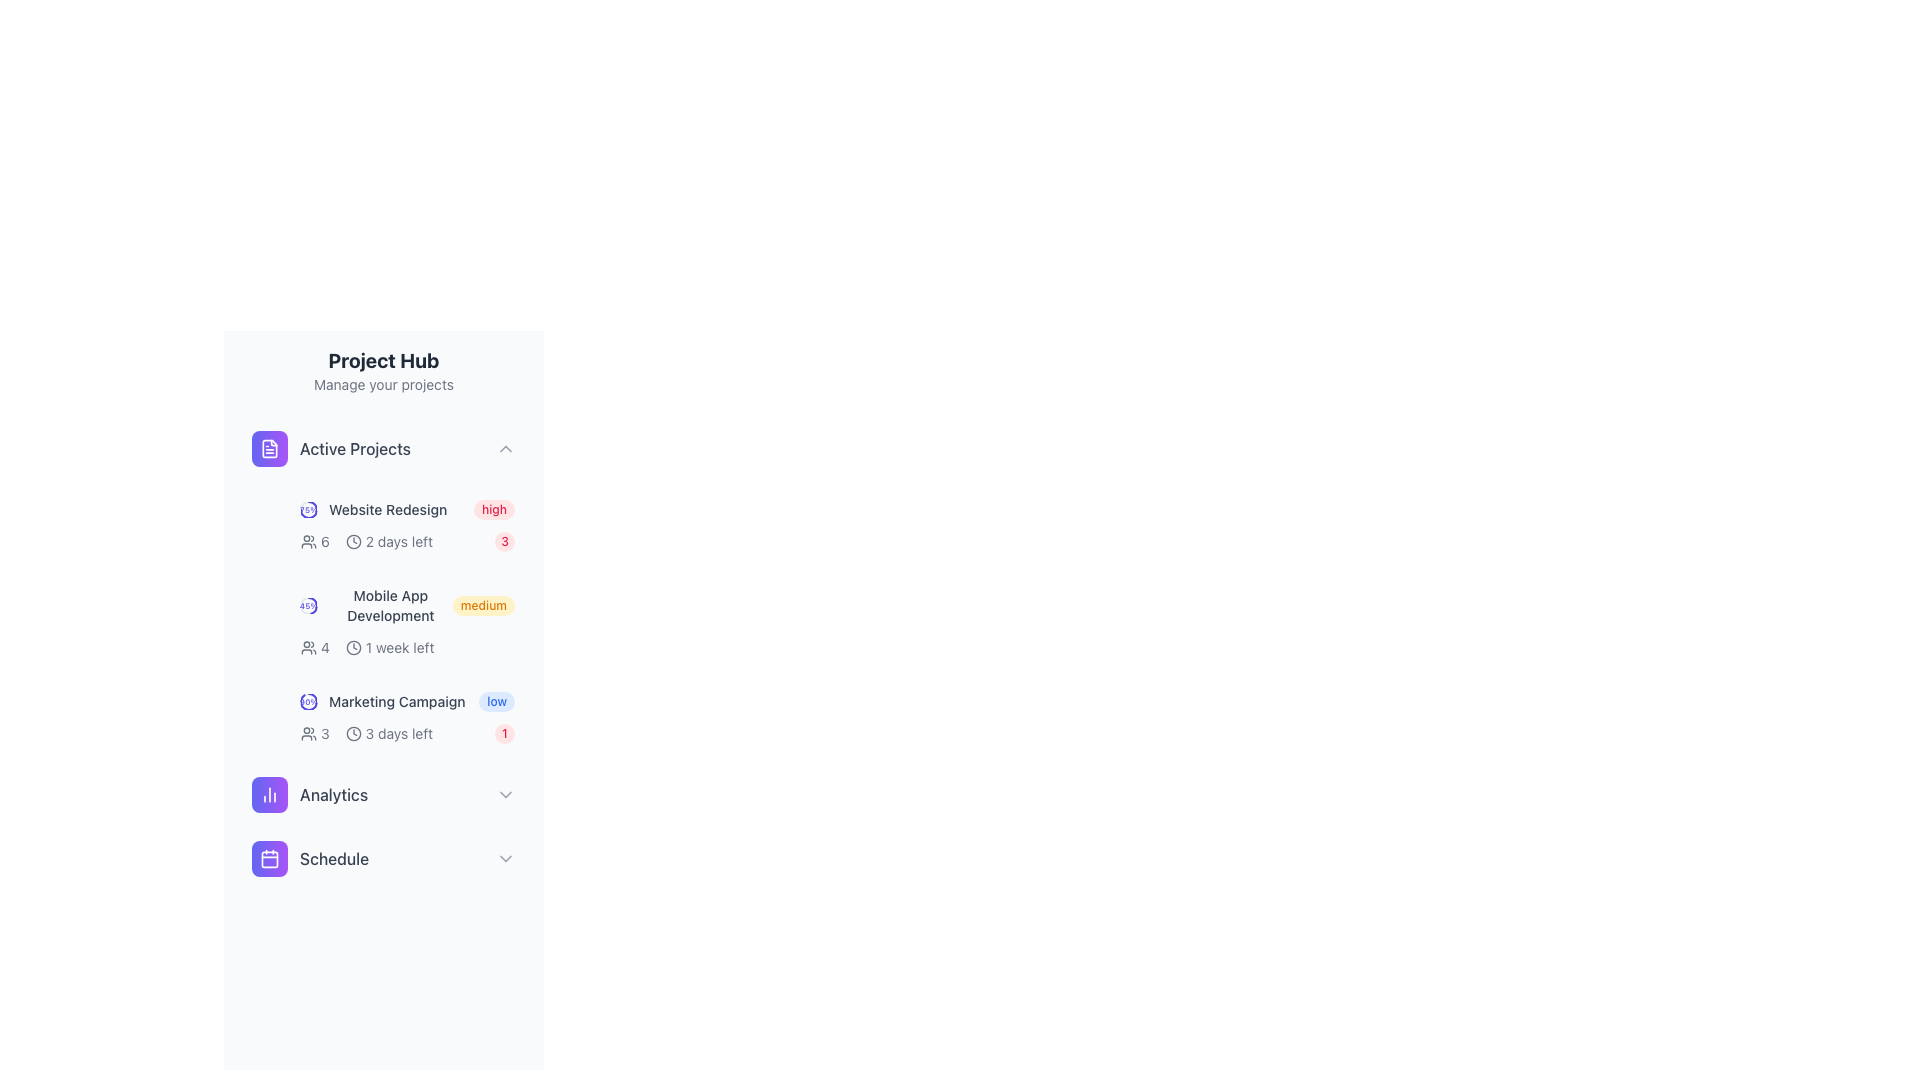 This screenshot has height=1080, width=1920. What do you see at coordinates (307, 701) in the screenshot?
I see `the progress indicator icon that shows '90%' to the left of the 'Marketing Campaign' label in the Active Projects section` at bounding box center [307, 701].